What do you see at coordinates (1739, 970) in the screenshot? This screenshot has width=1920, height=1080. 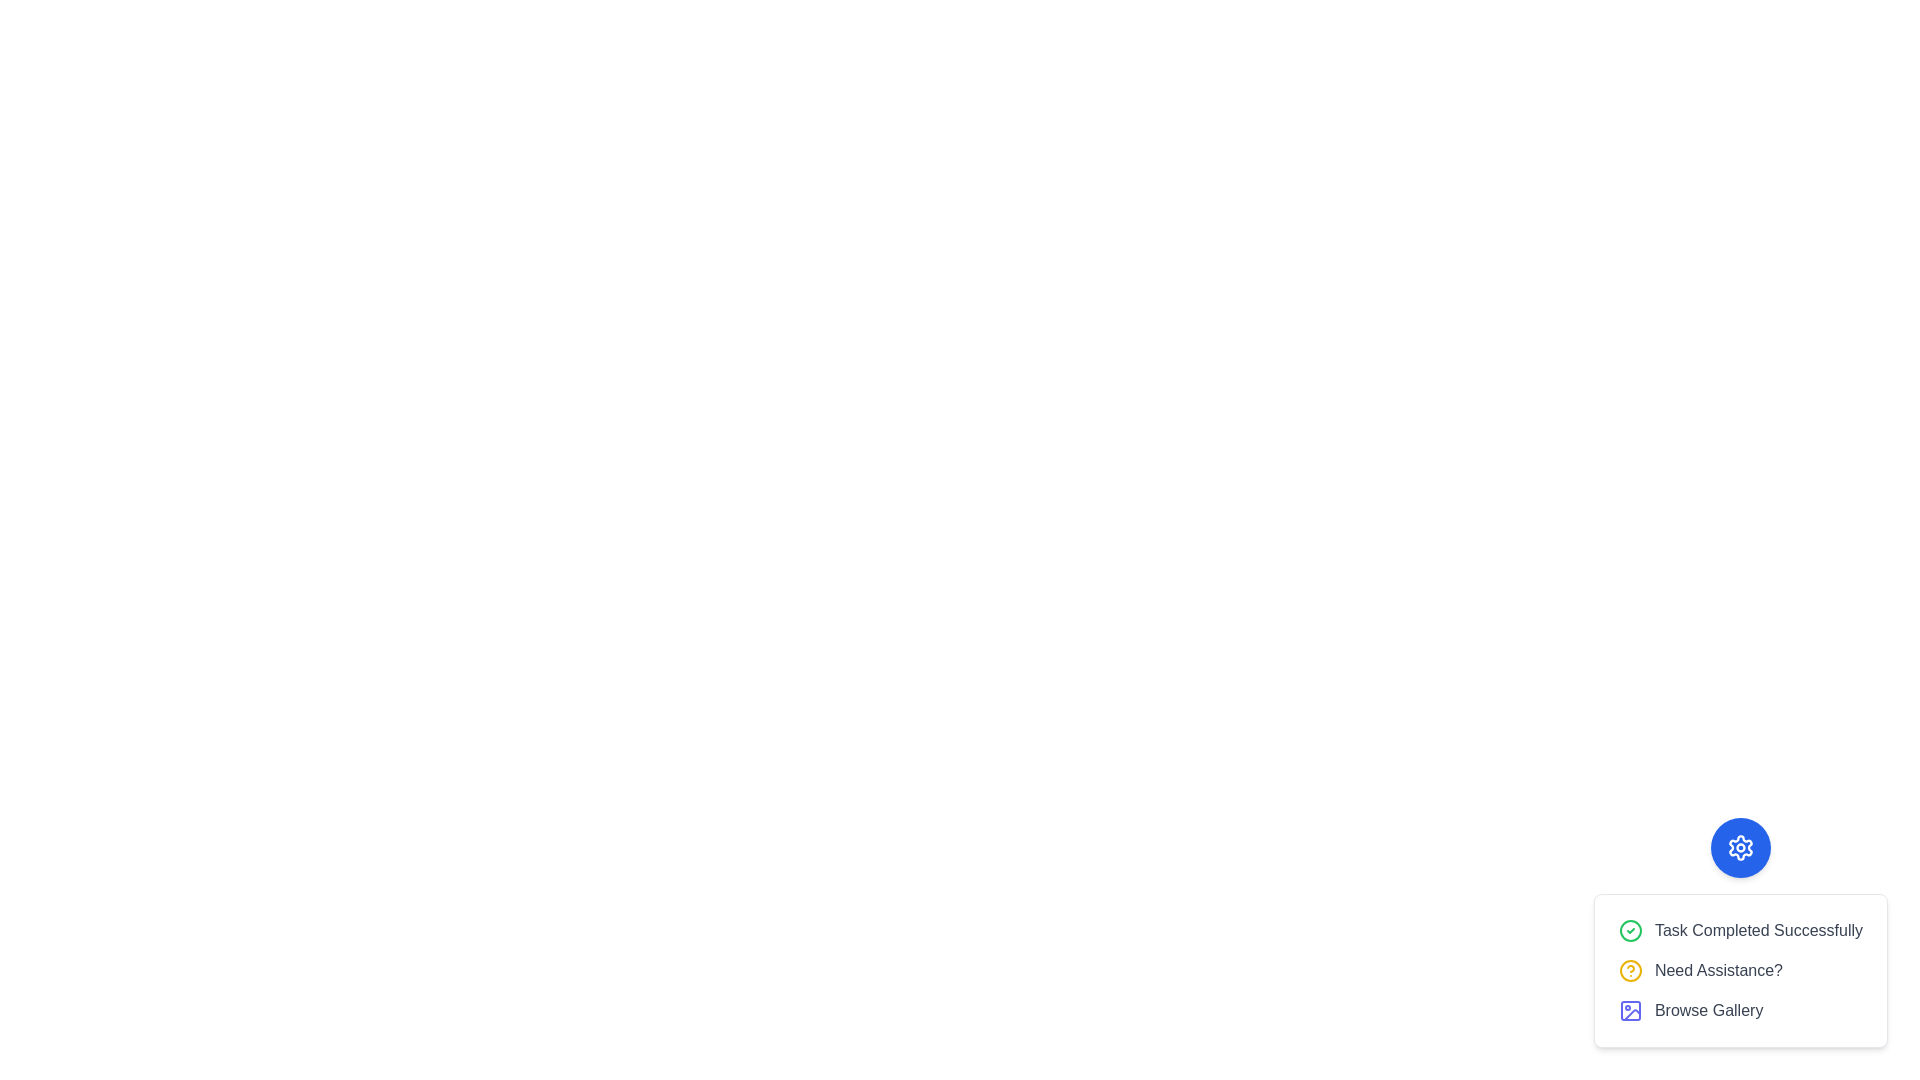 I see `the icons or text within the informational group containing the green checkmark, yellow question mark, and purple image icons` at bounding box center [1739, 970].